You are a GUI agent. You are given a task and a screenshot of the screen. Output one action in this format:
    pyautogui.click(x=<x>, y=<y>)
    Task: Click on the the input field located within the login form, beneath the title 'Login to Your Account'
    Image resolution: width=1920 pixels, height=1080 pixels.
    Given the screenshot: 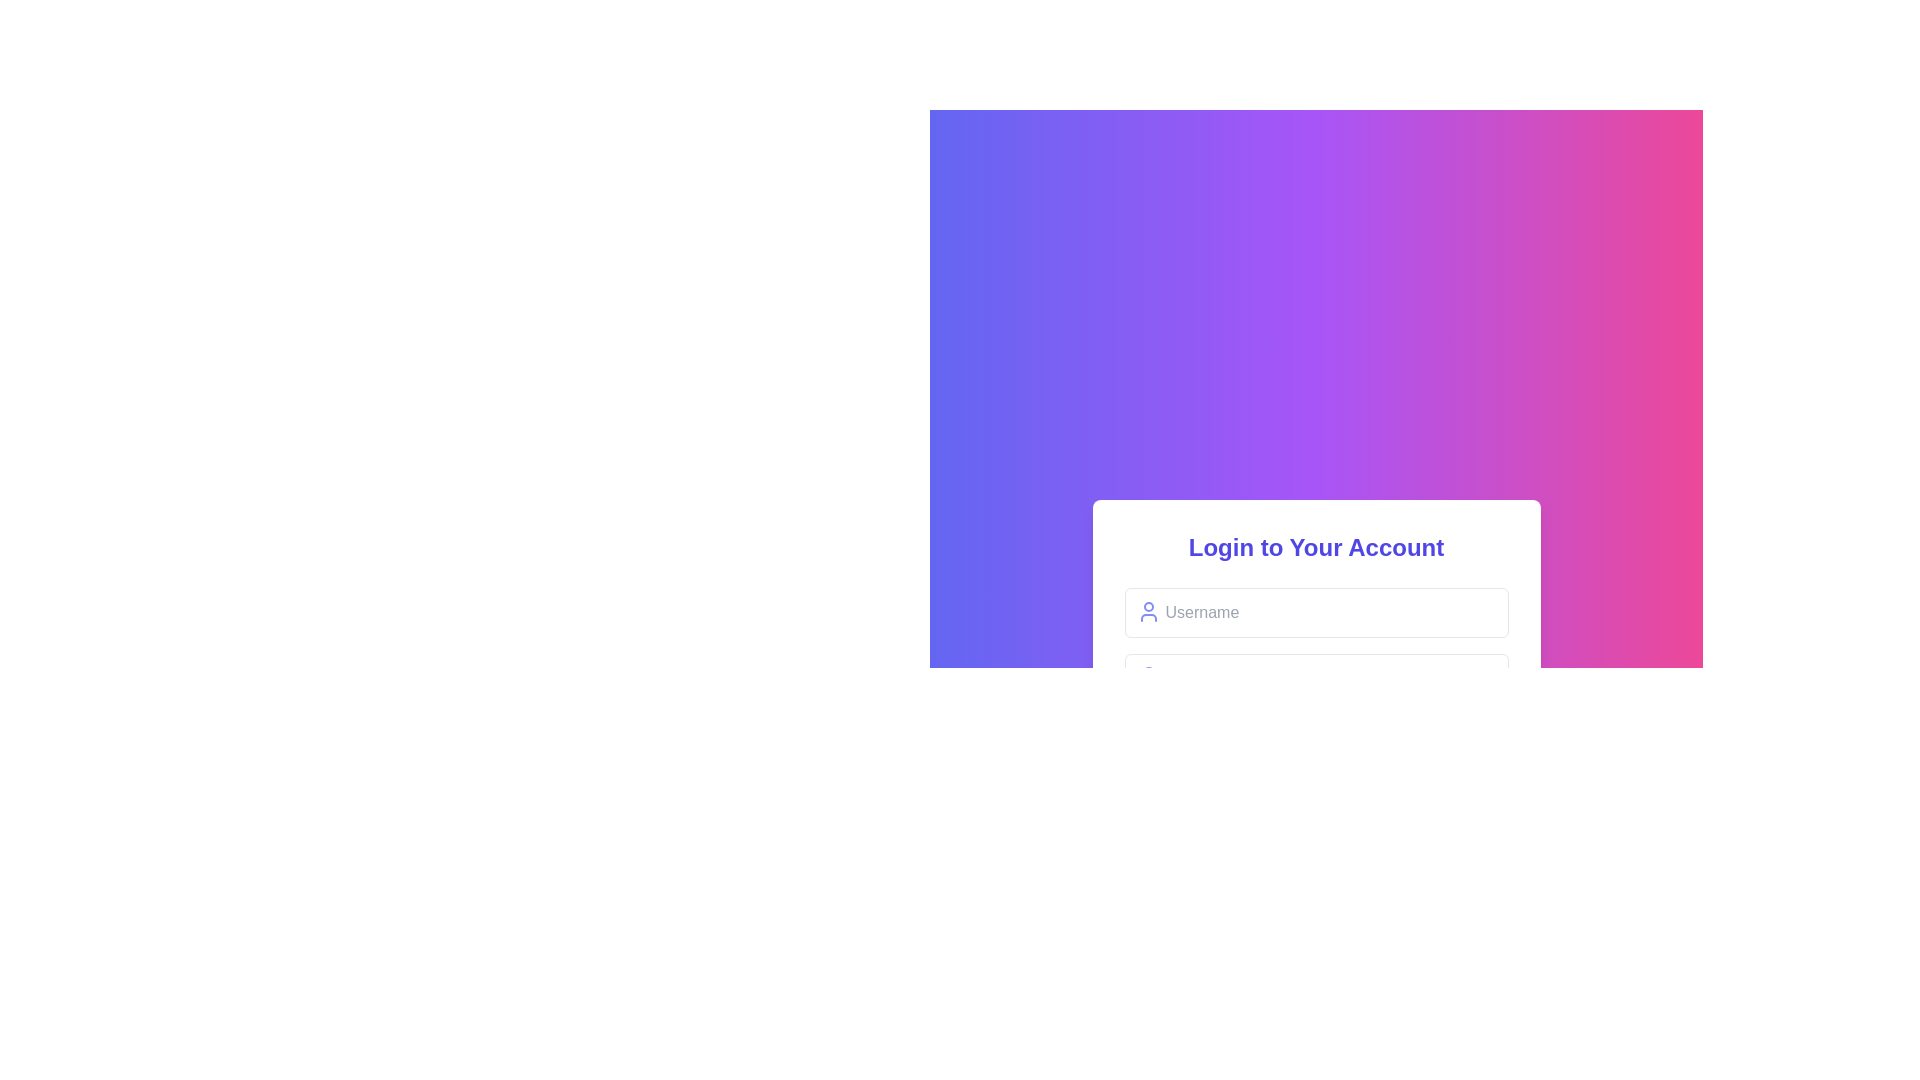 What is the action you would take?
    pyautogui.click(x=1316, y=677)
    